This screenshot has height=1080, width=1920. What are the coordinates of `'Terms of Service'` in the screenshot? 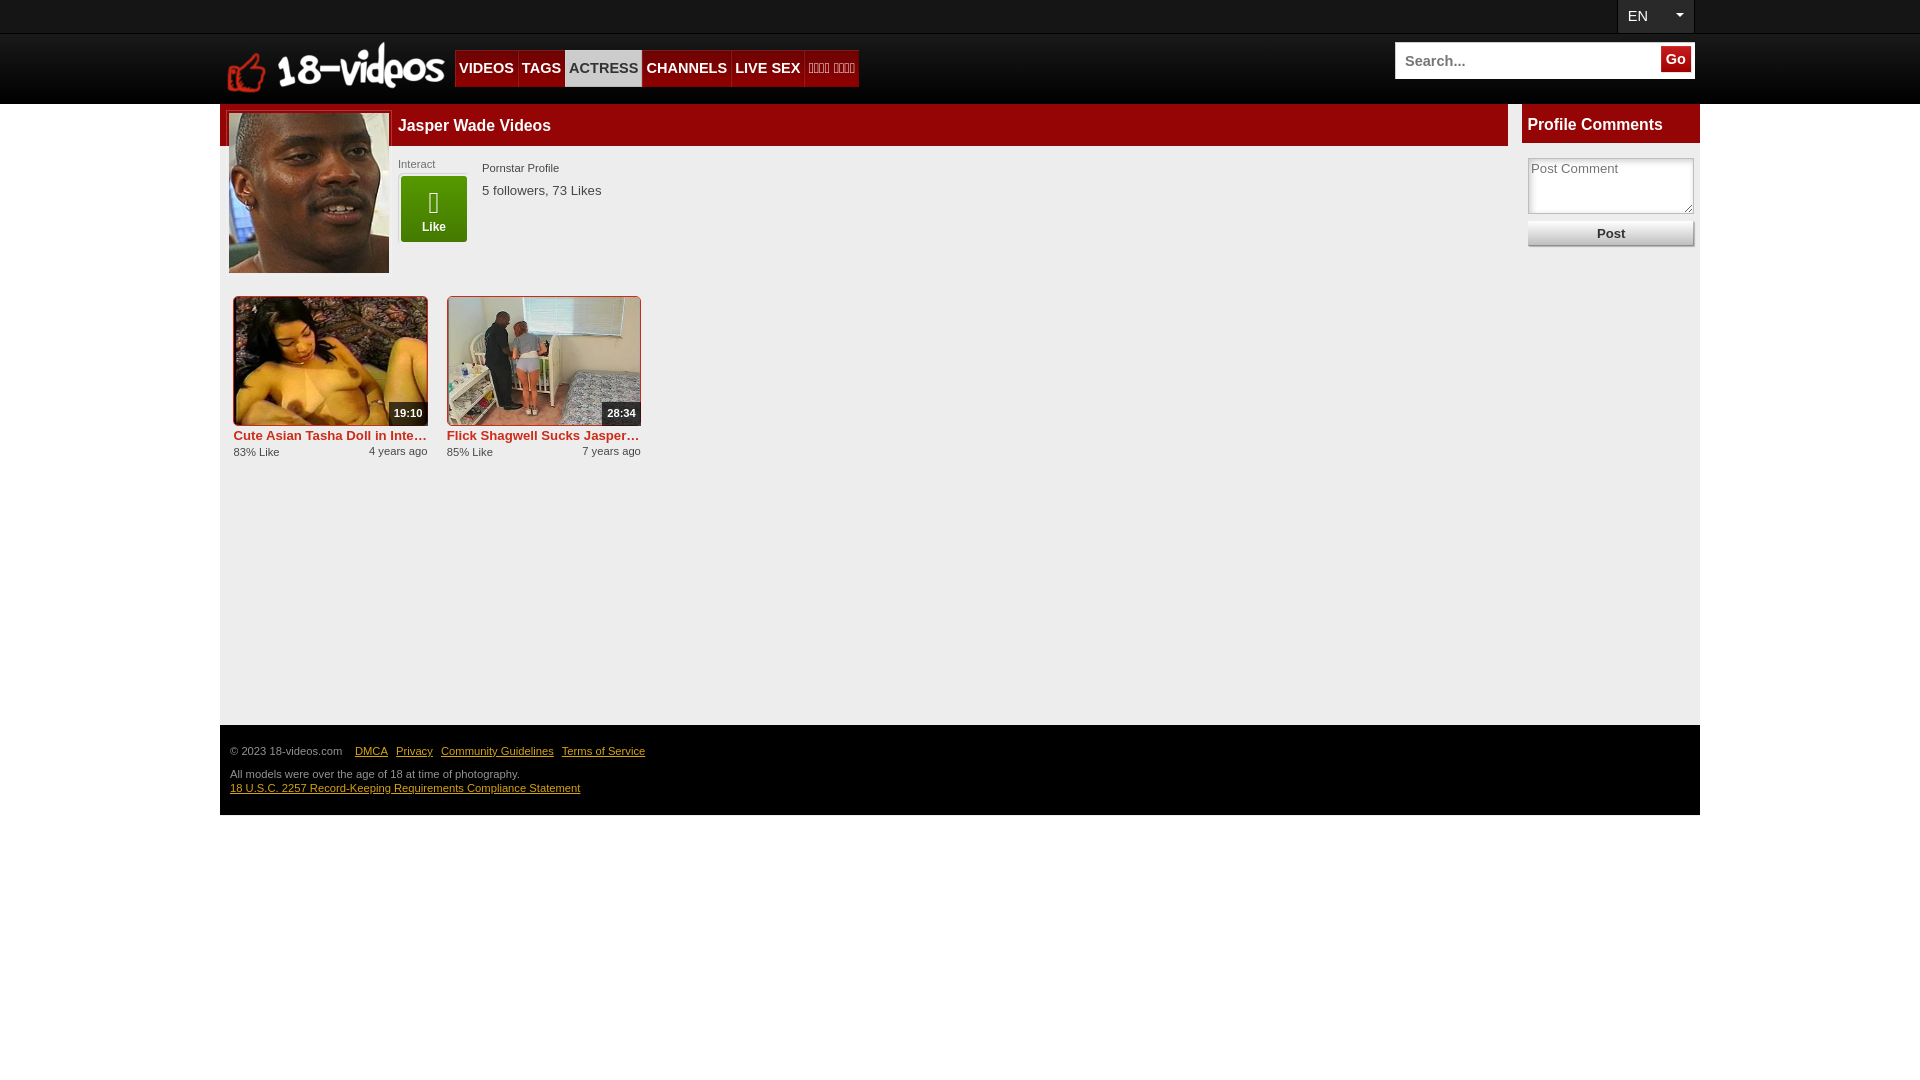 It's located at (560, 751).